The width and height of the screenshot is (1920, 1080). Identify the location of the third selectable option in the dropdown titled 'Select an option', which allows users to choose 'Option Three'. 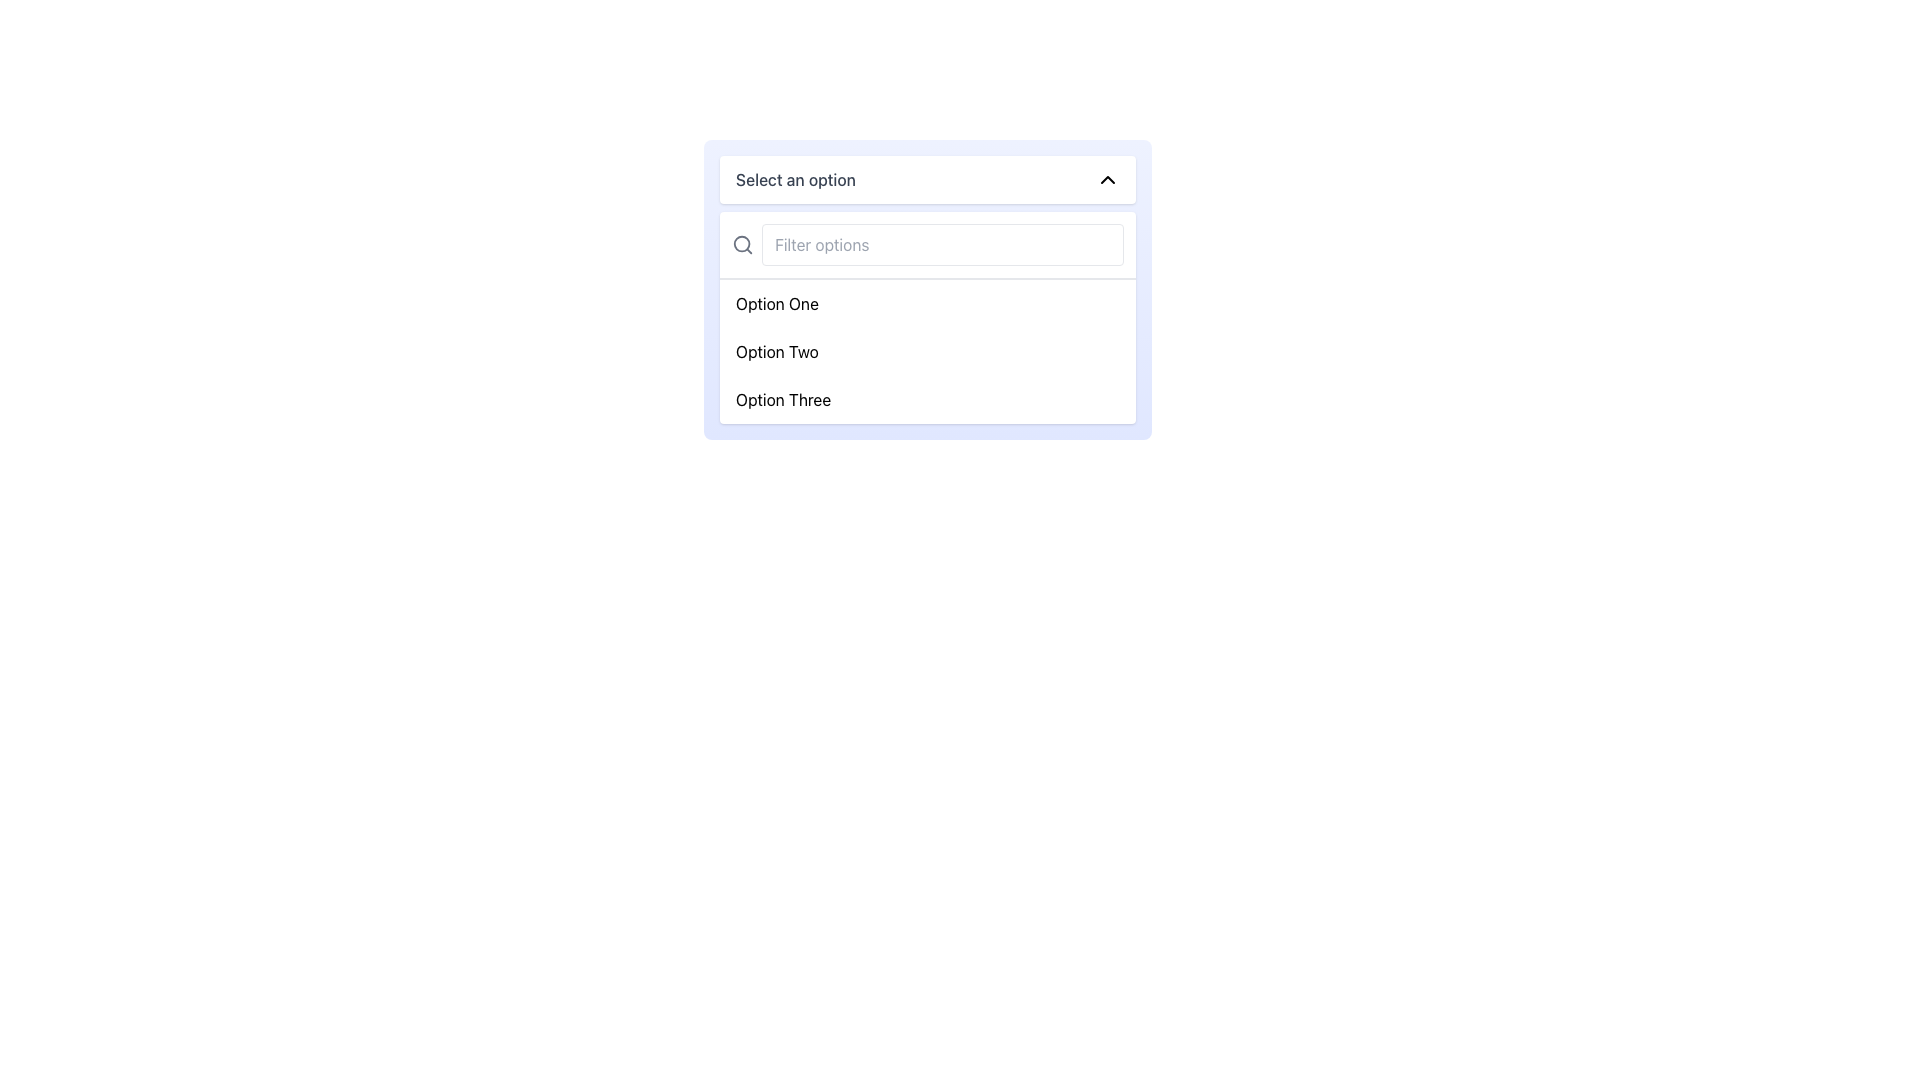
(926, 400).